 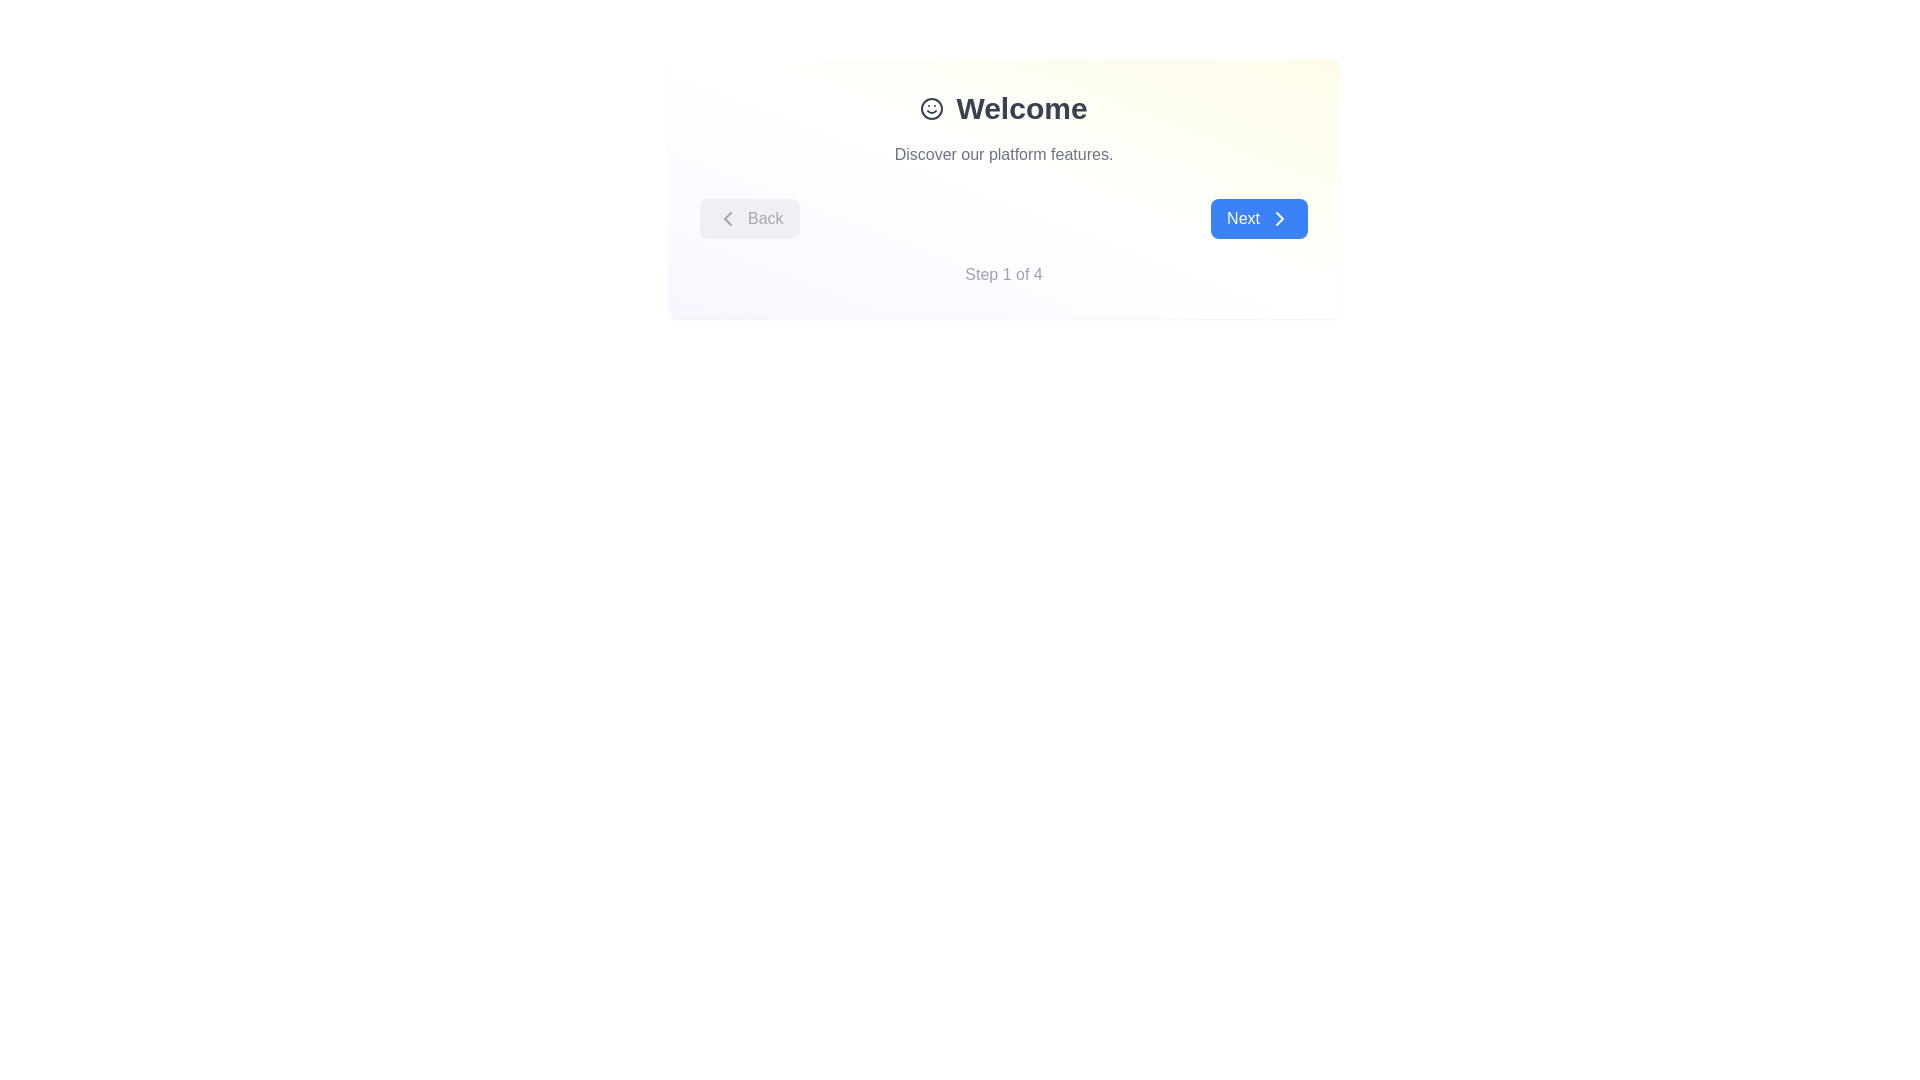 I want to click on the blue 'Next' button with rounded corners that features a right-facing arrow icon and a white text label, so click(x=1258, y=219).